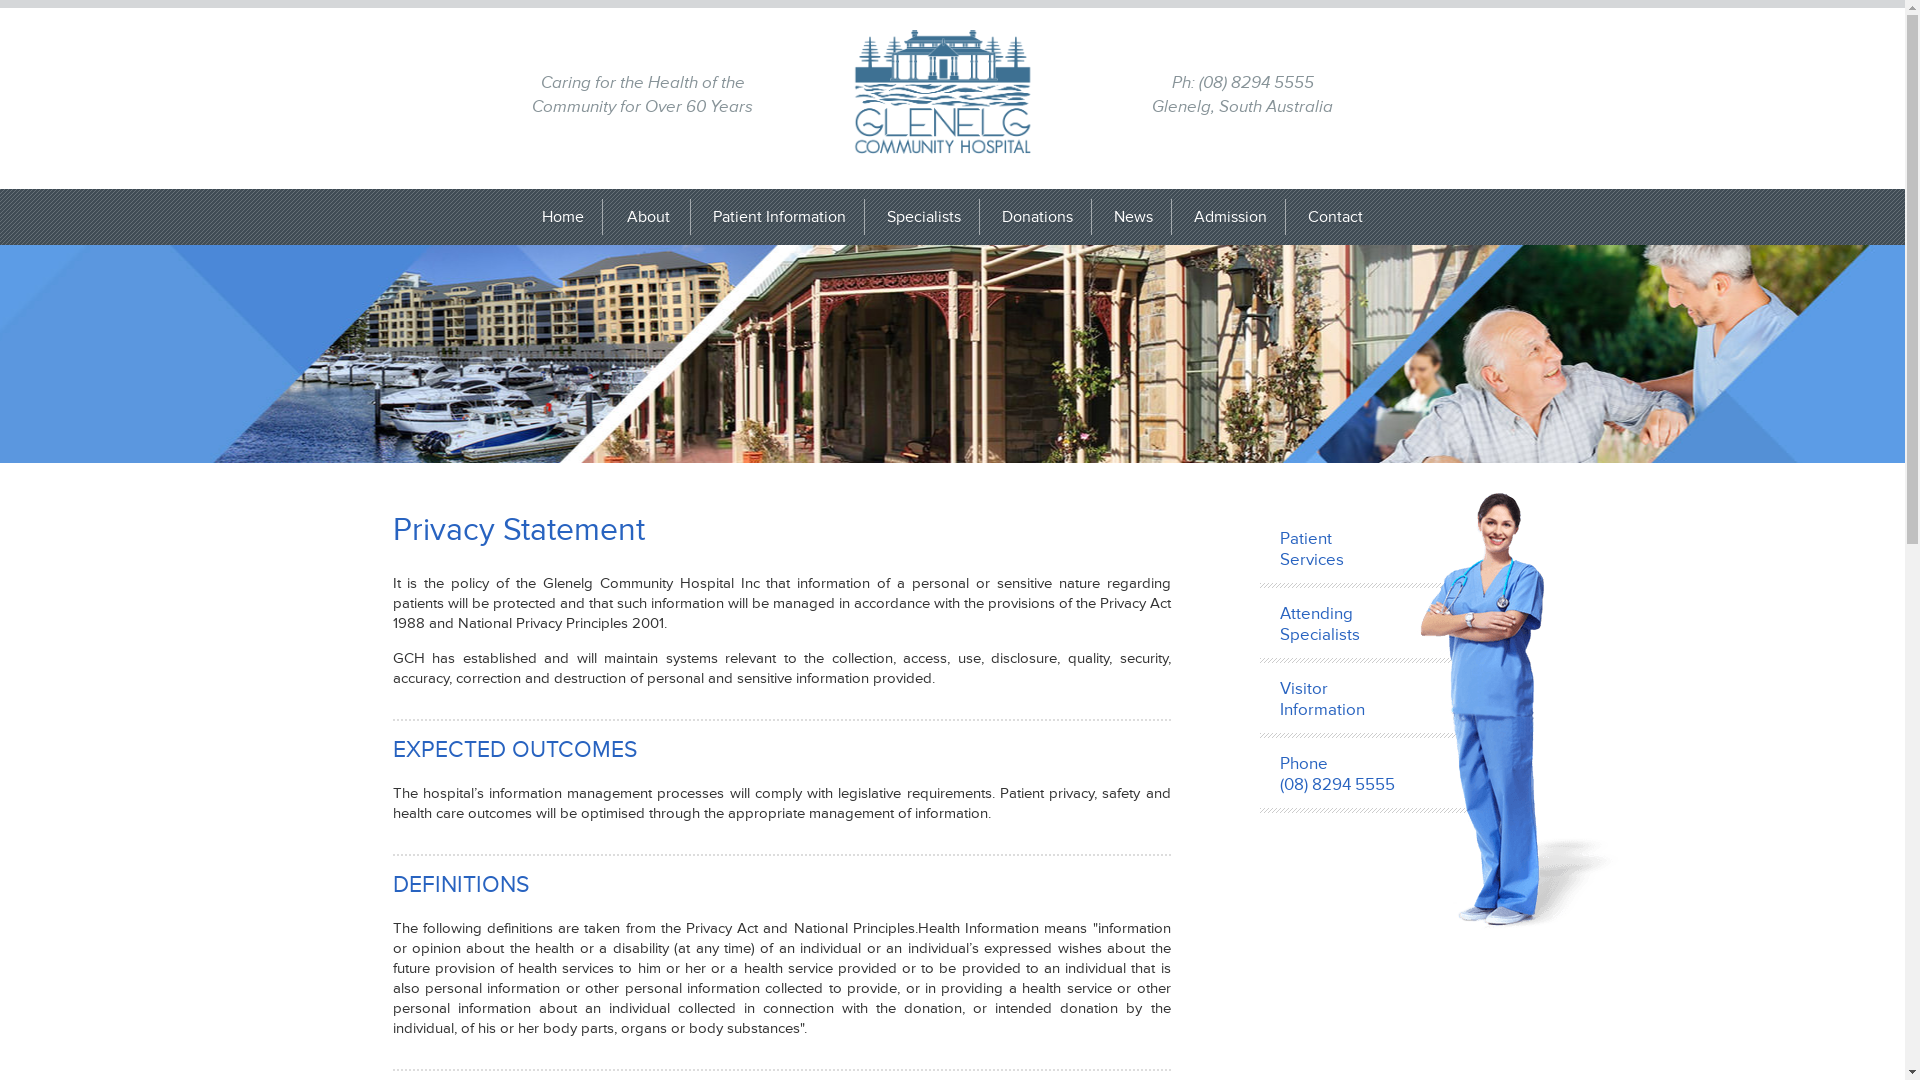  What do you see at coordinates (1335, 216) in the screenshot?
I see `'Contact'` at bounding box center [1335, 216].